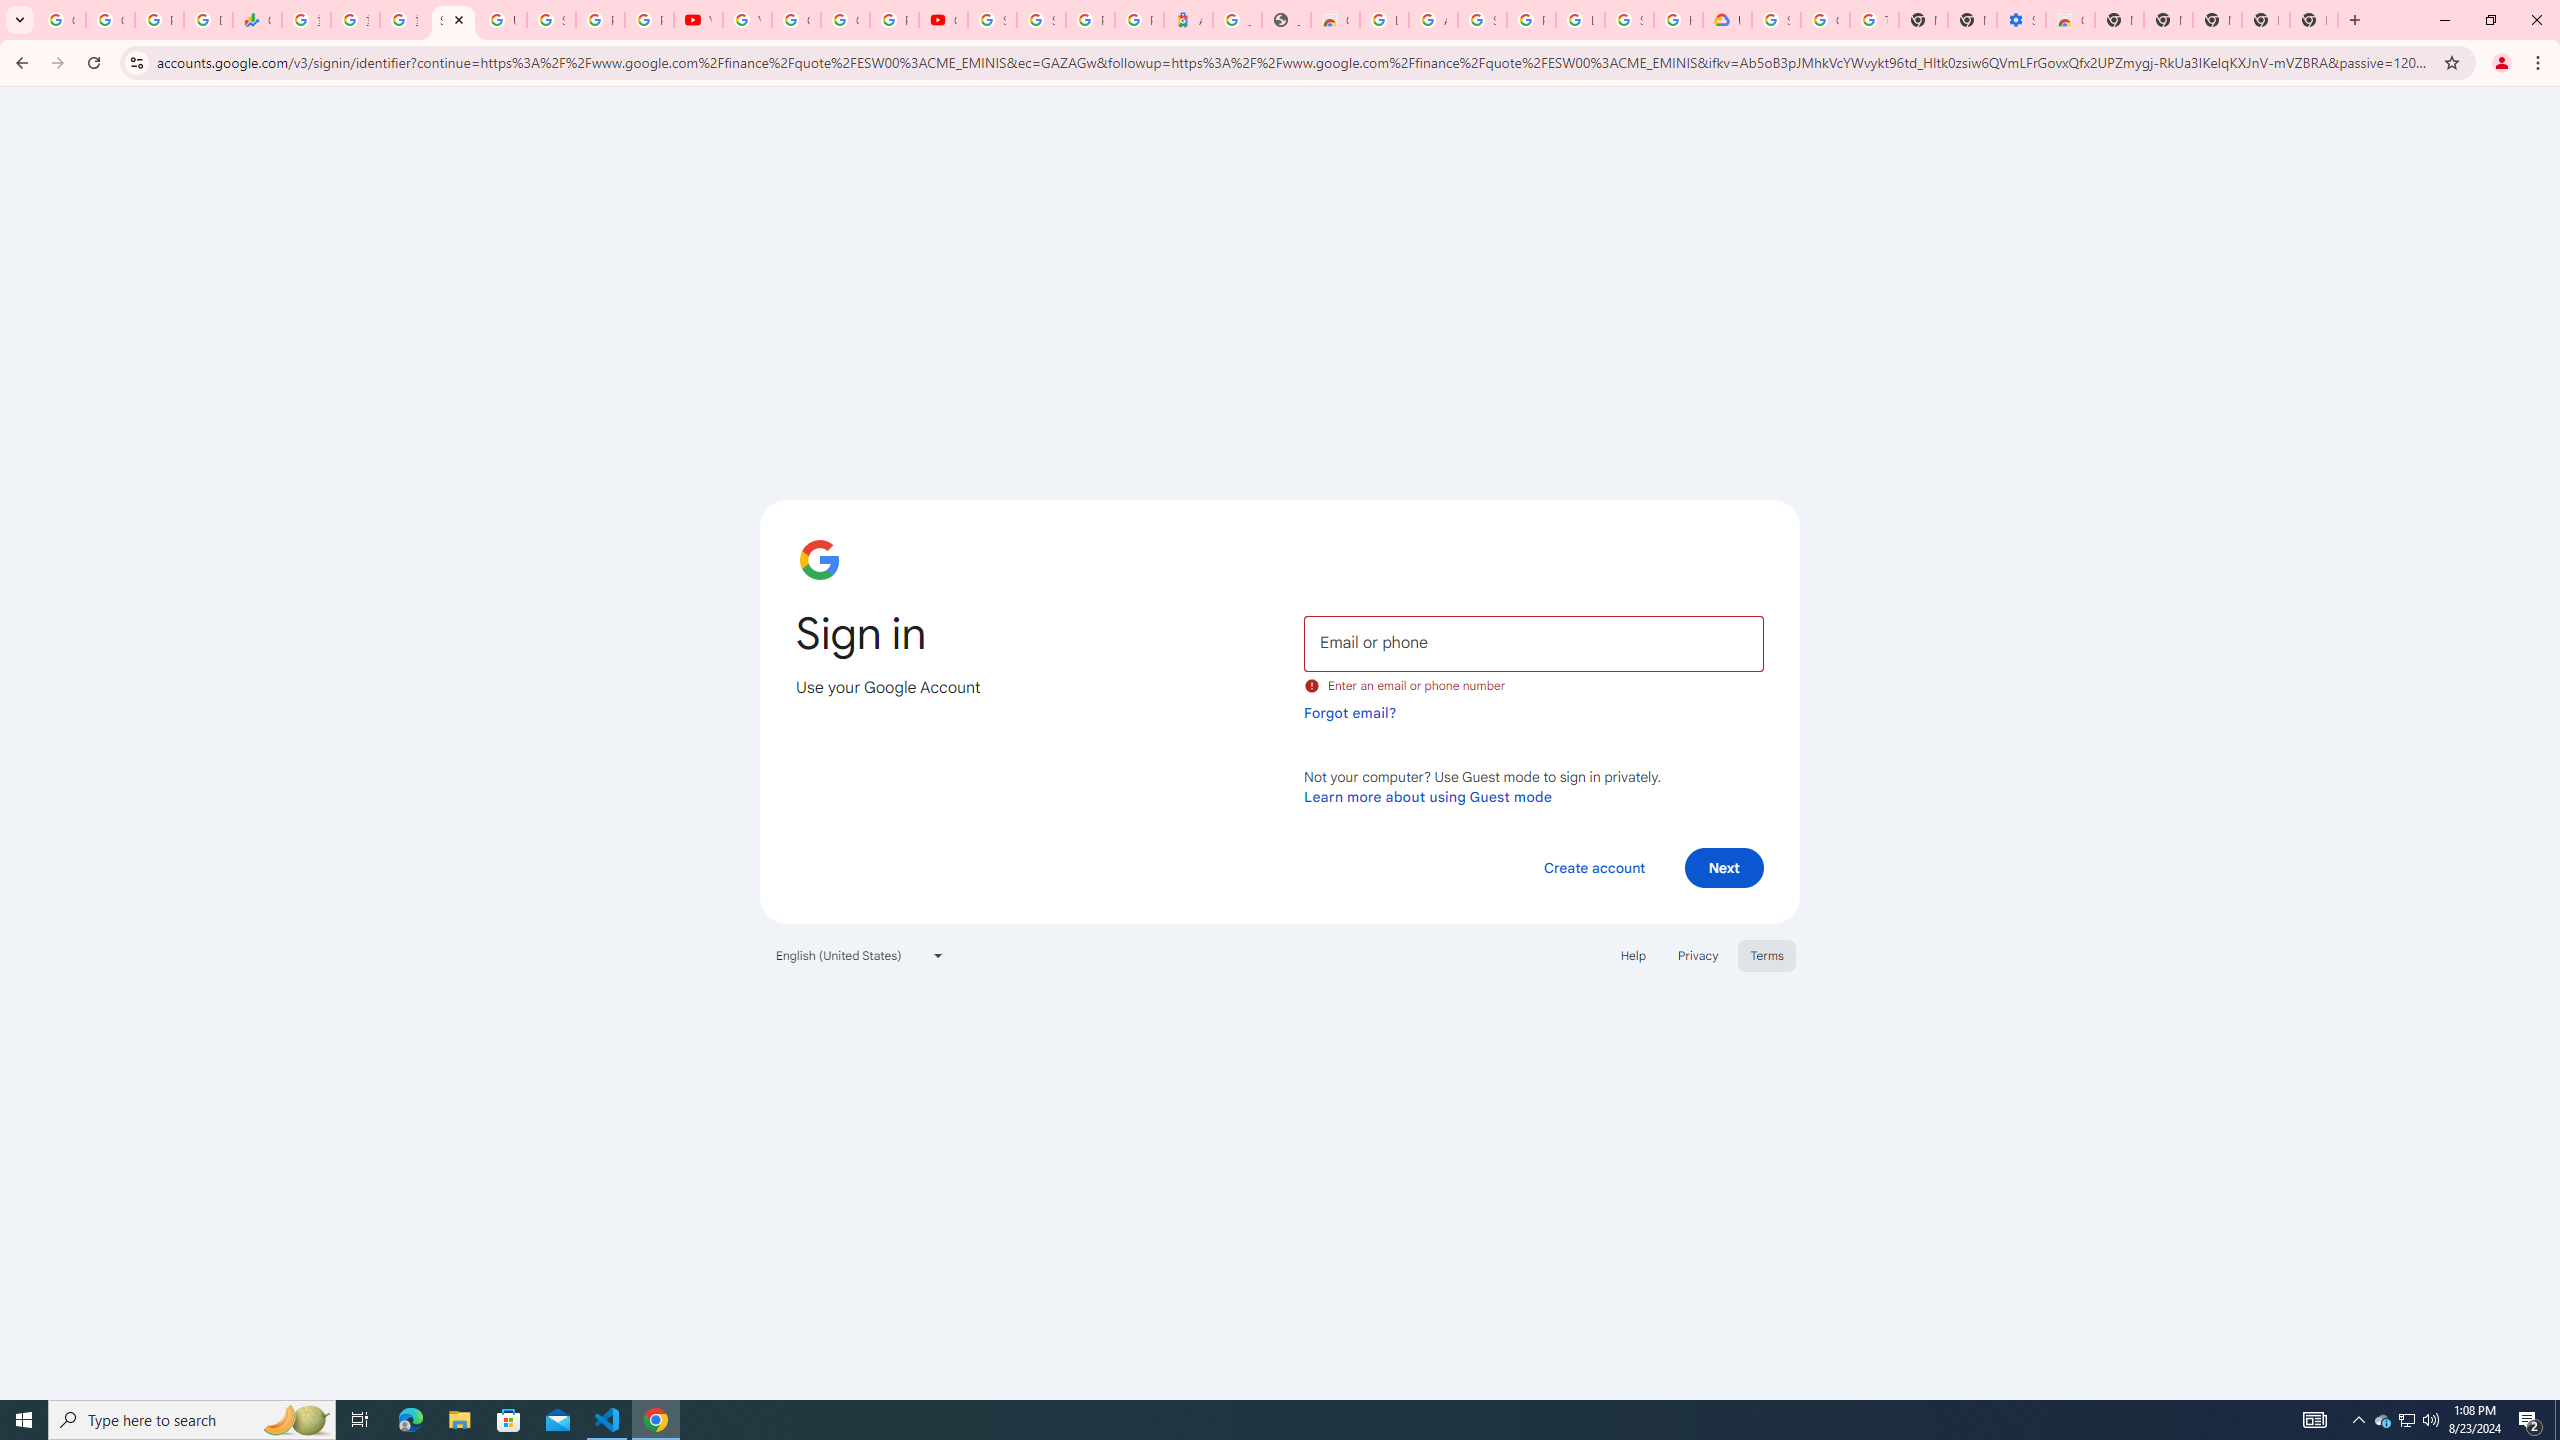  What do you see at coordinates (2070, 19) in the screenshot?
I see `'Chrome Web Store - Accessibility extensions'` at bounding box center [2070, 19].